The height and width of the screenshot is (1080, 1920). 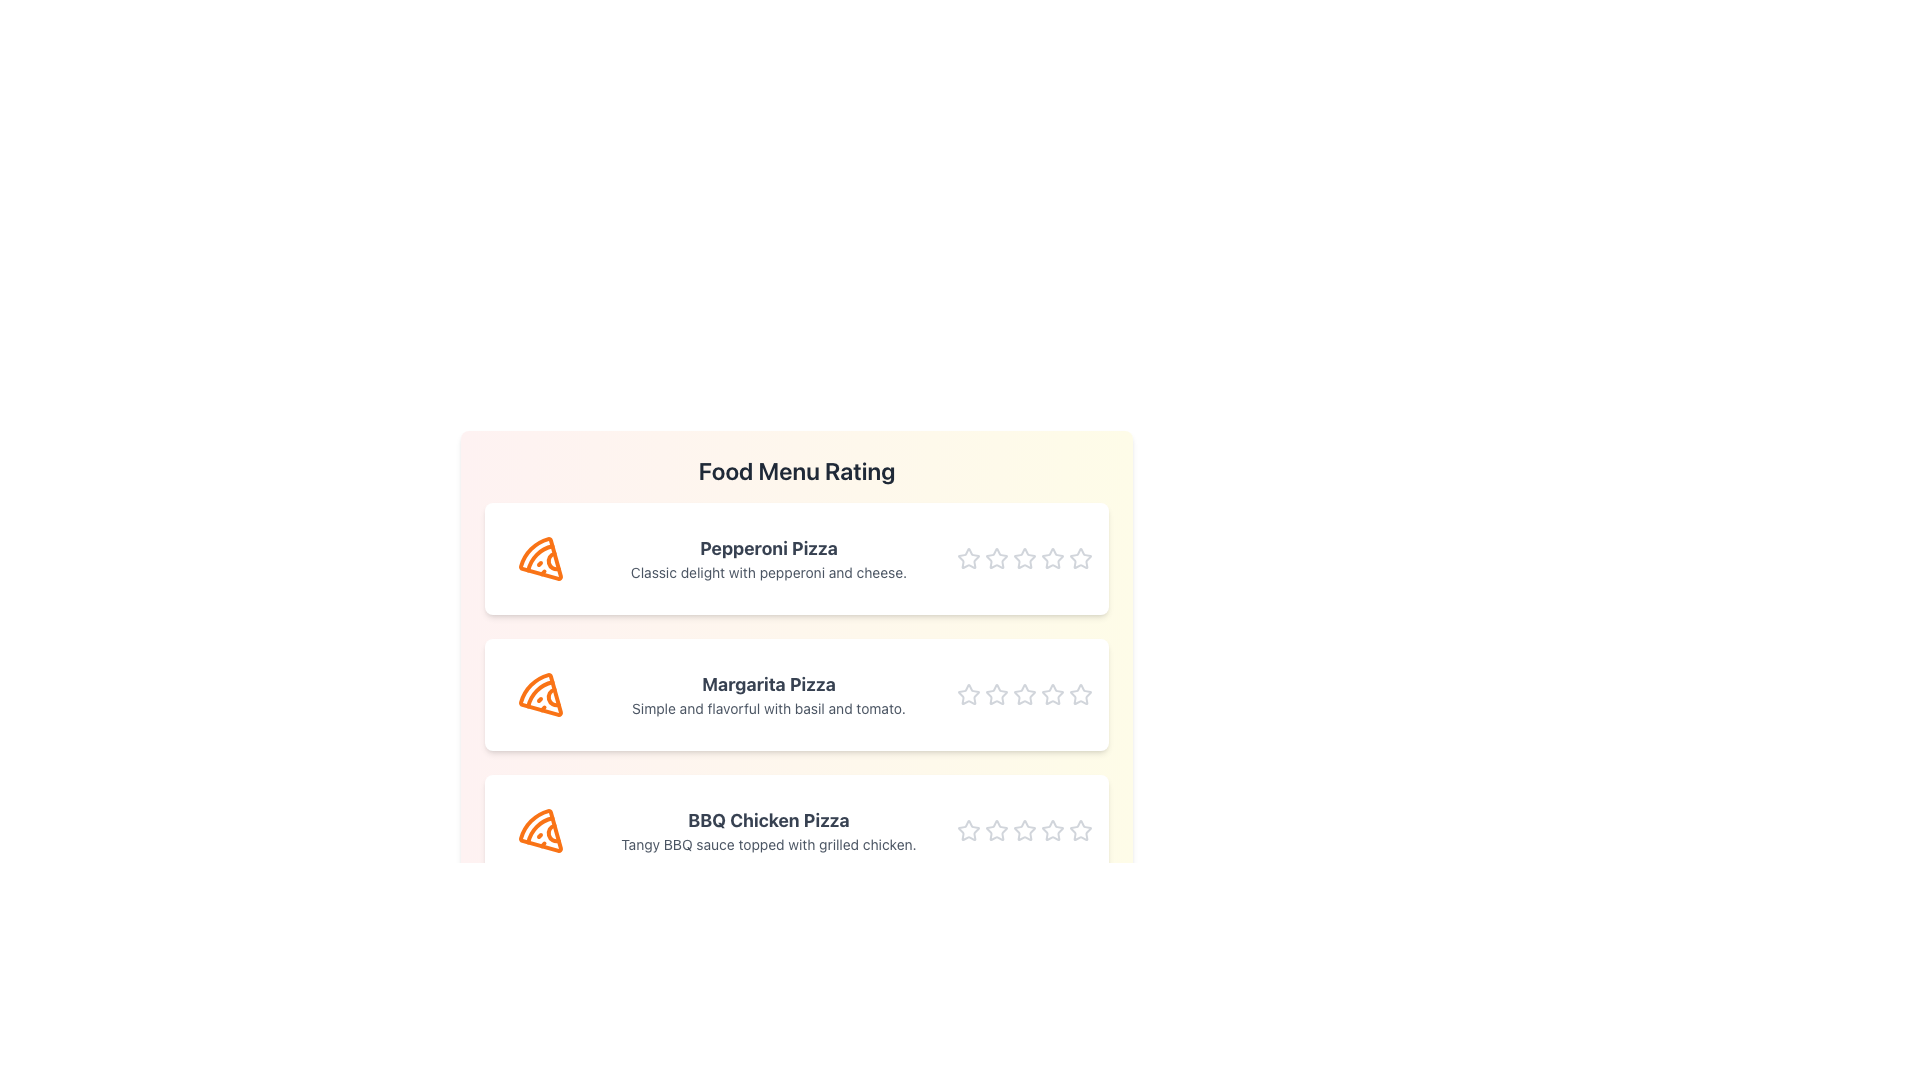 What do you see at coordinates (1079, 693) in the screenshot?
I see `the fourth star in the five-star rating component for 'Margarita Pizza' using keyboard navigation` at bounding box center [1079, 693].